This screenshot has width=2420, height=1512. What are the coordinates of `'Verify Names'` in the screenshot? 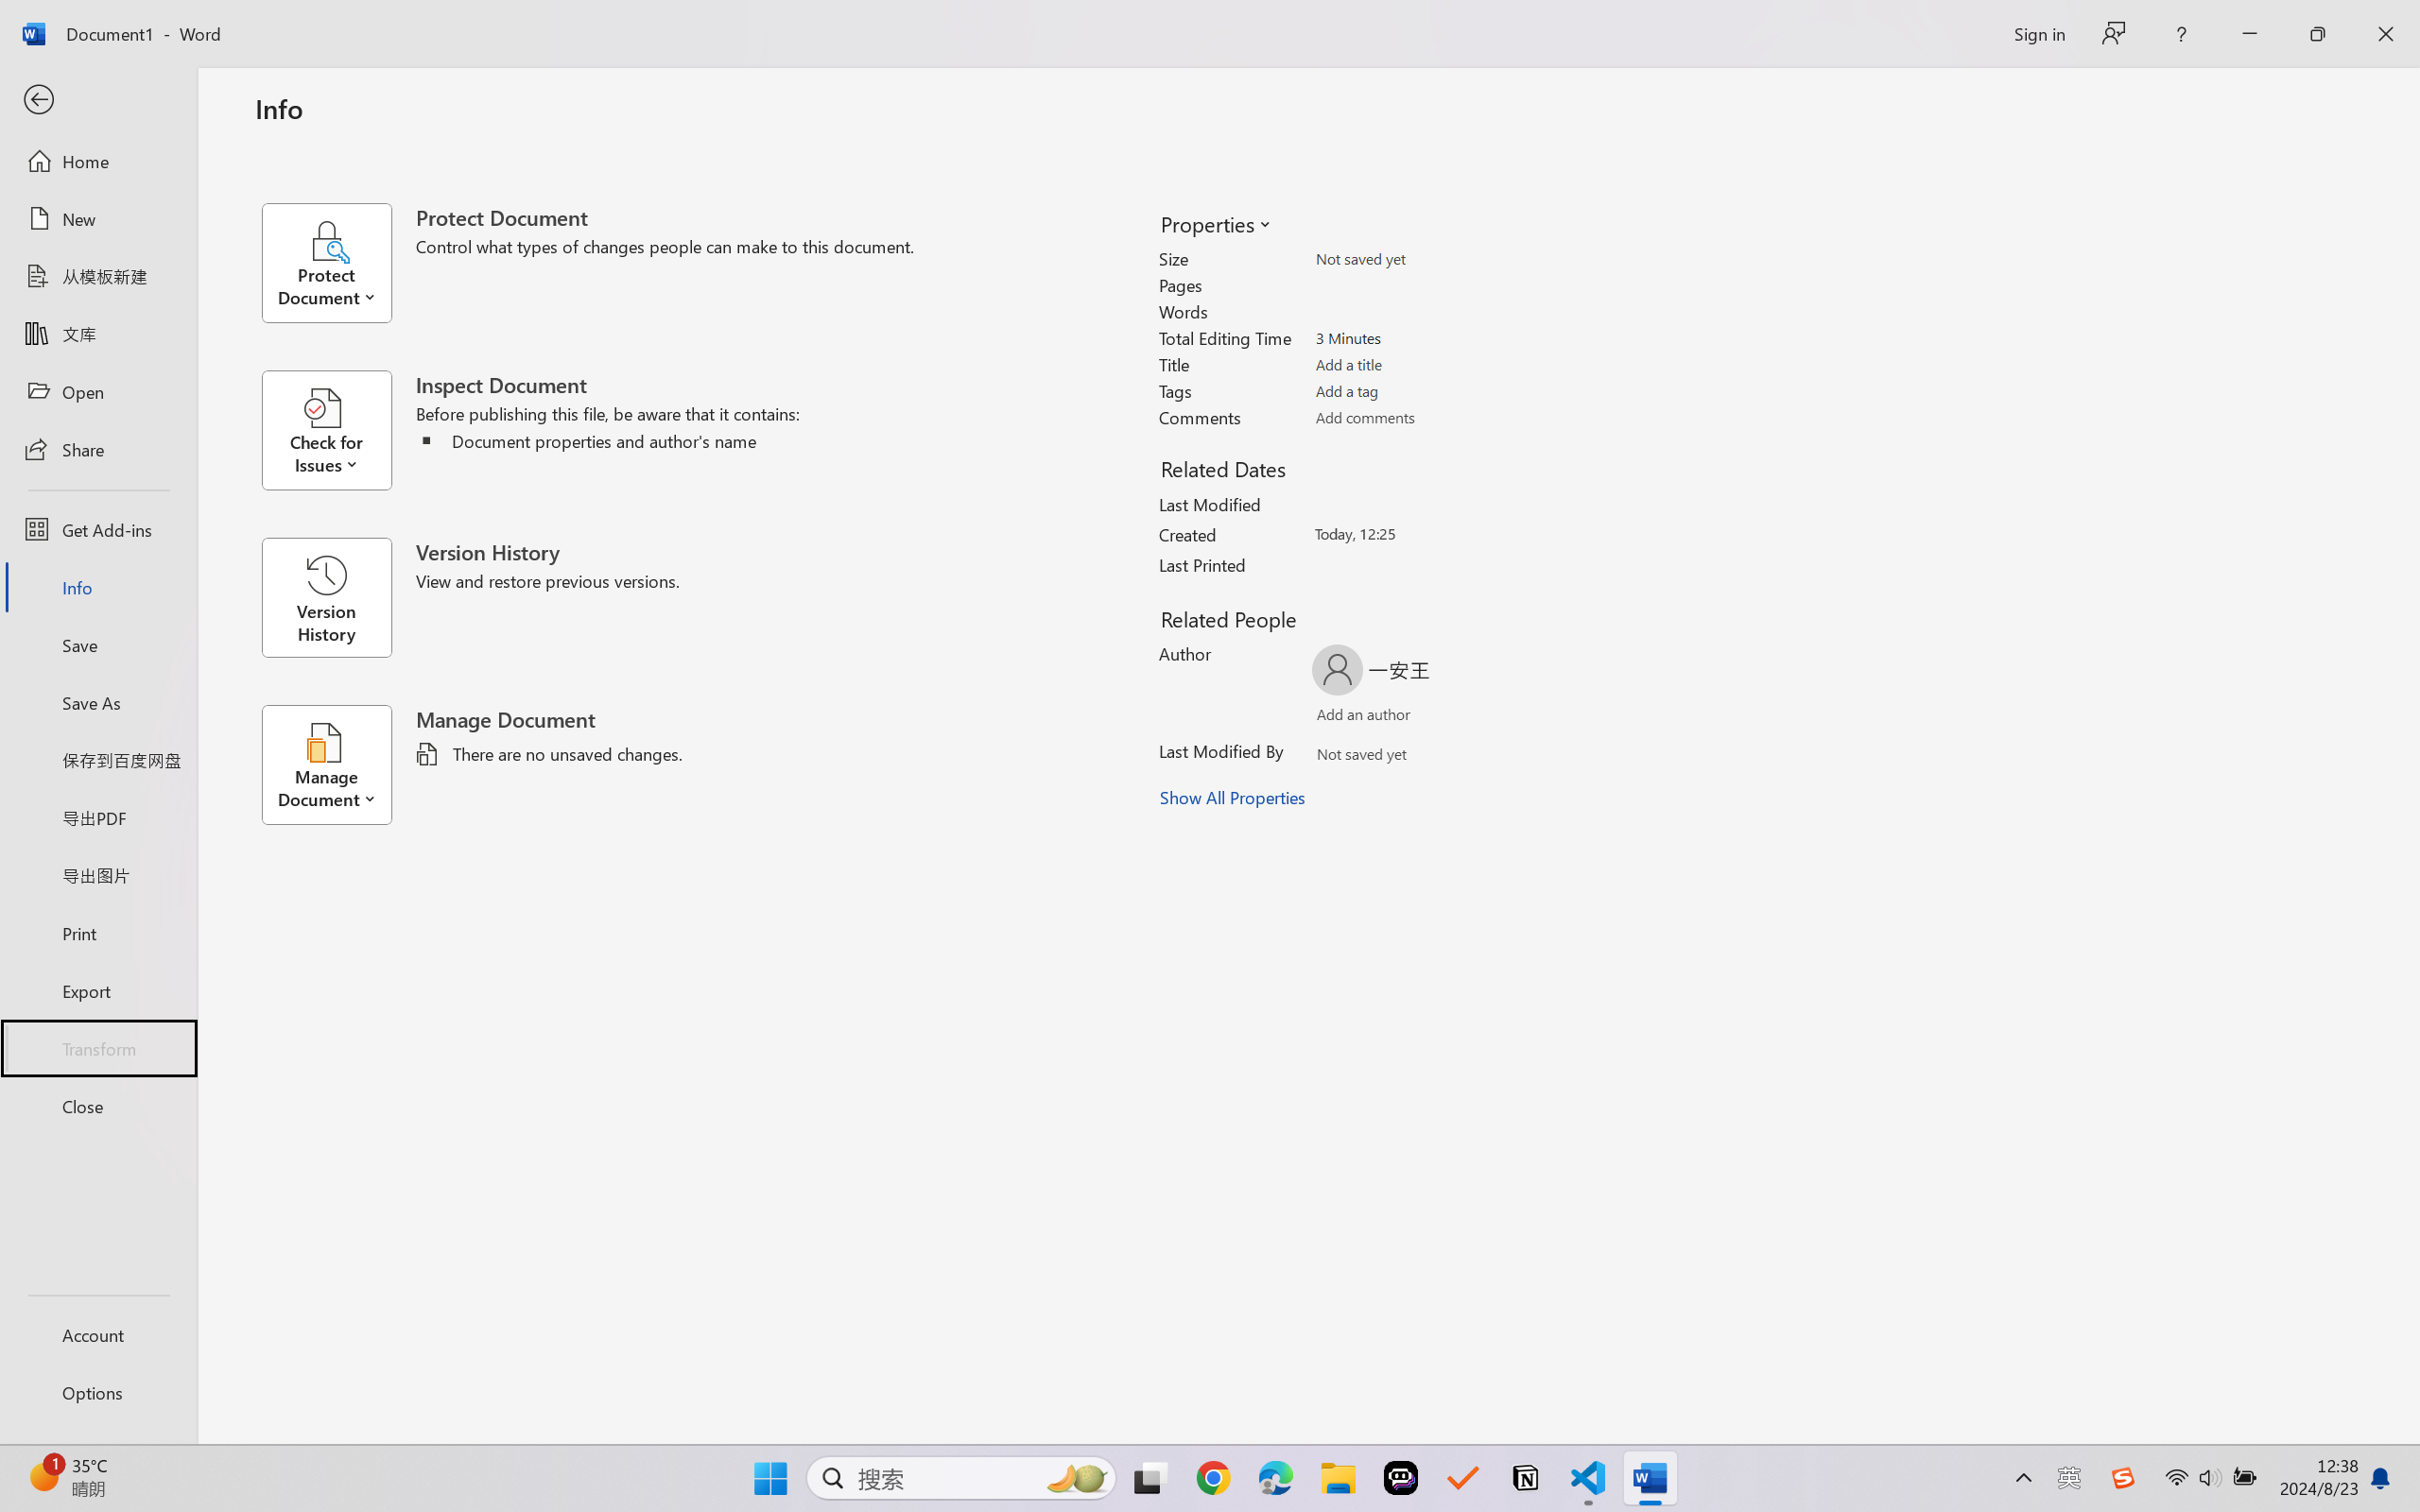 It's located at (1396, 756).